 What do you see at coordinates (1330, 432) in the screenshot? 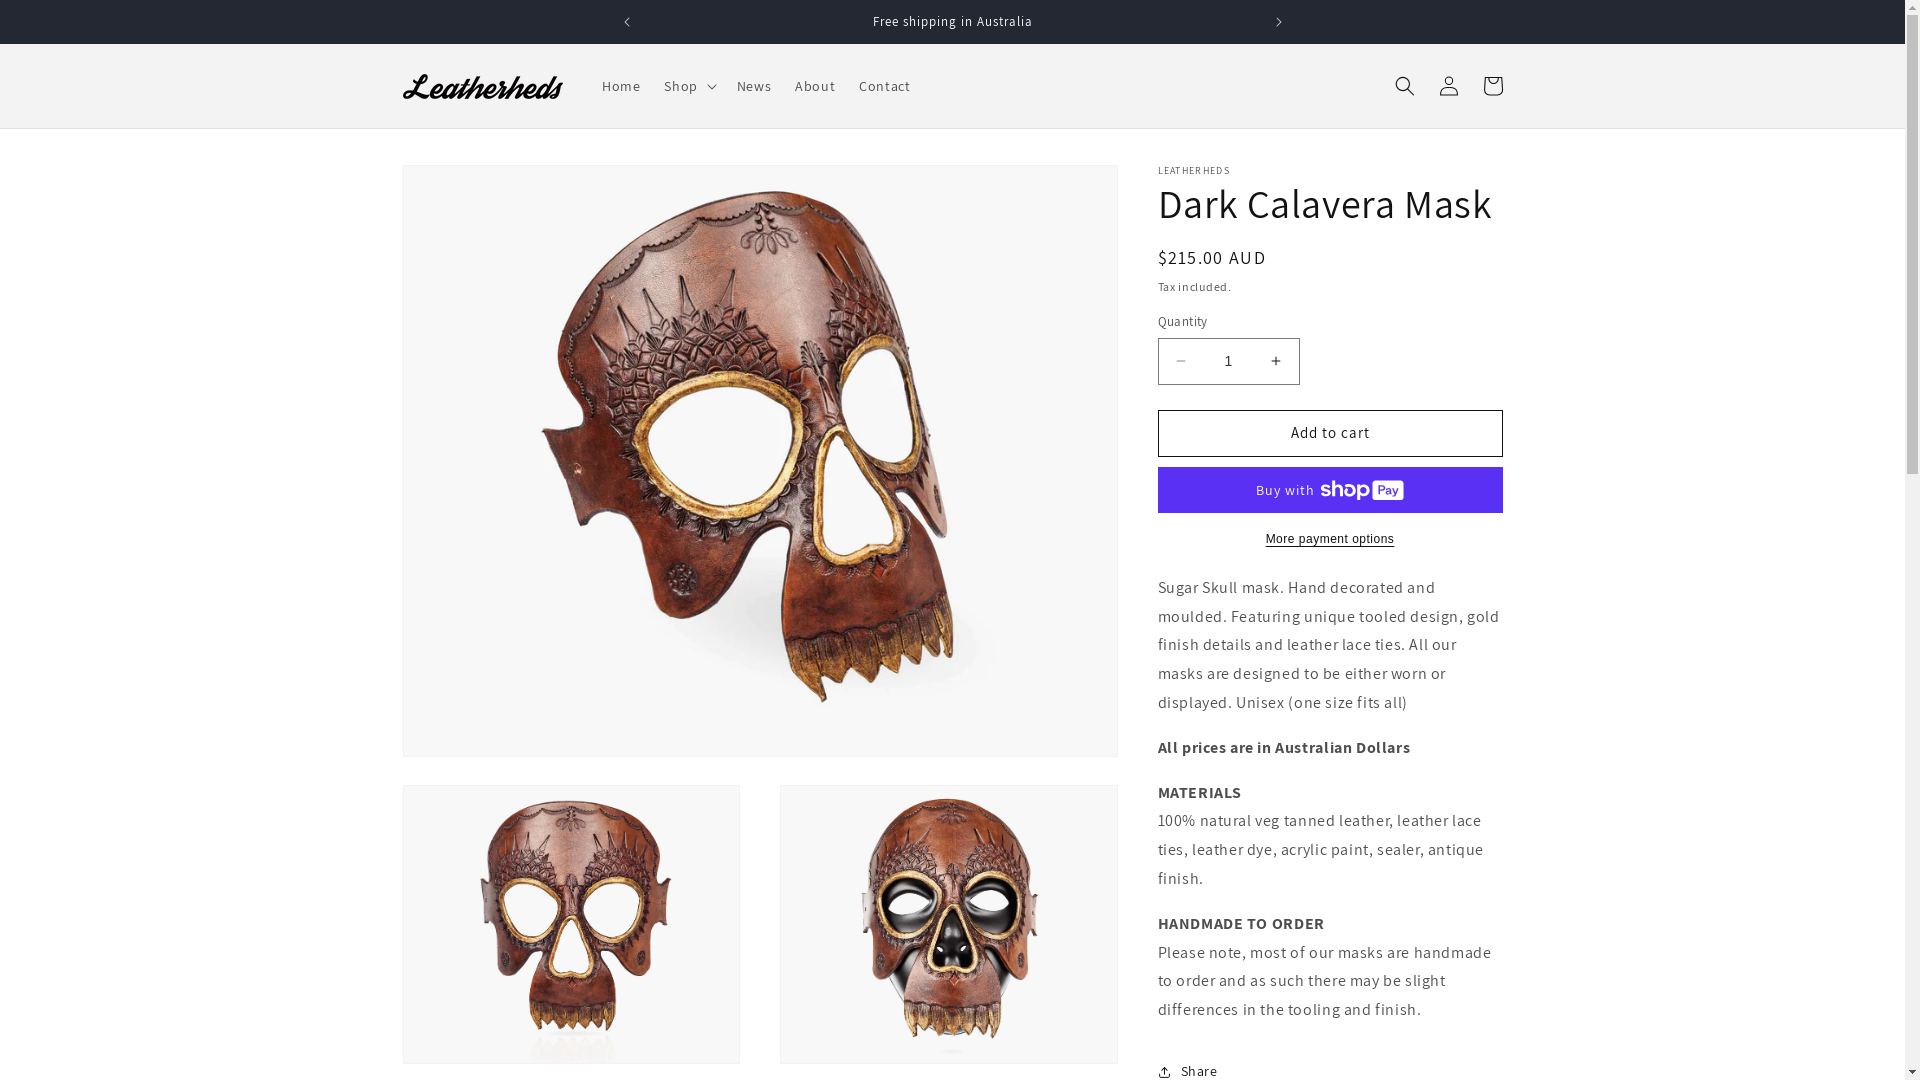
I see `'Add to cart'` at bounding box center [1330, 432].